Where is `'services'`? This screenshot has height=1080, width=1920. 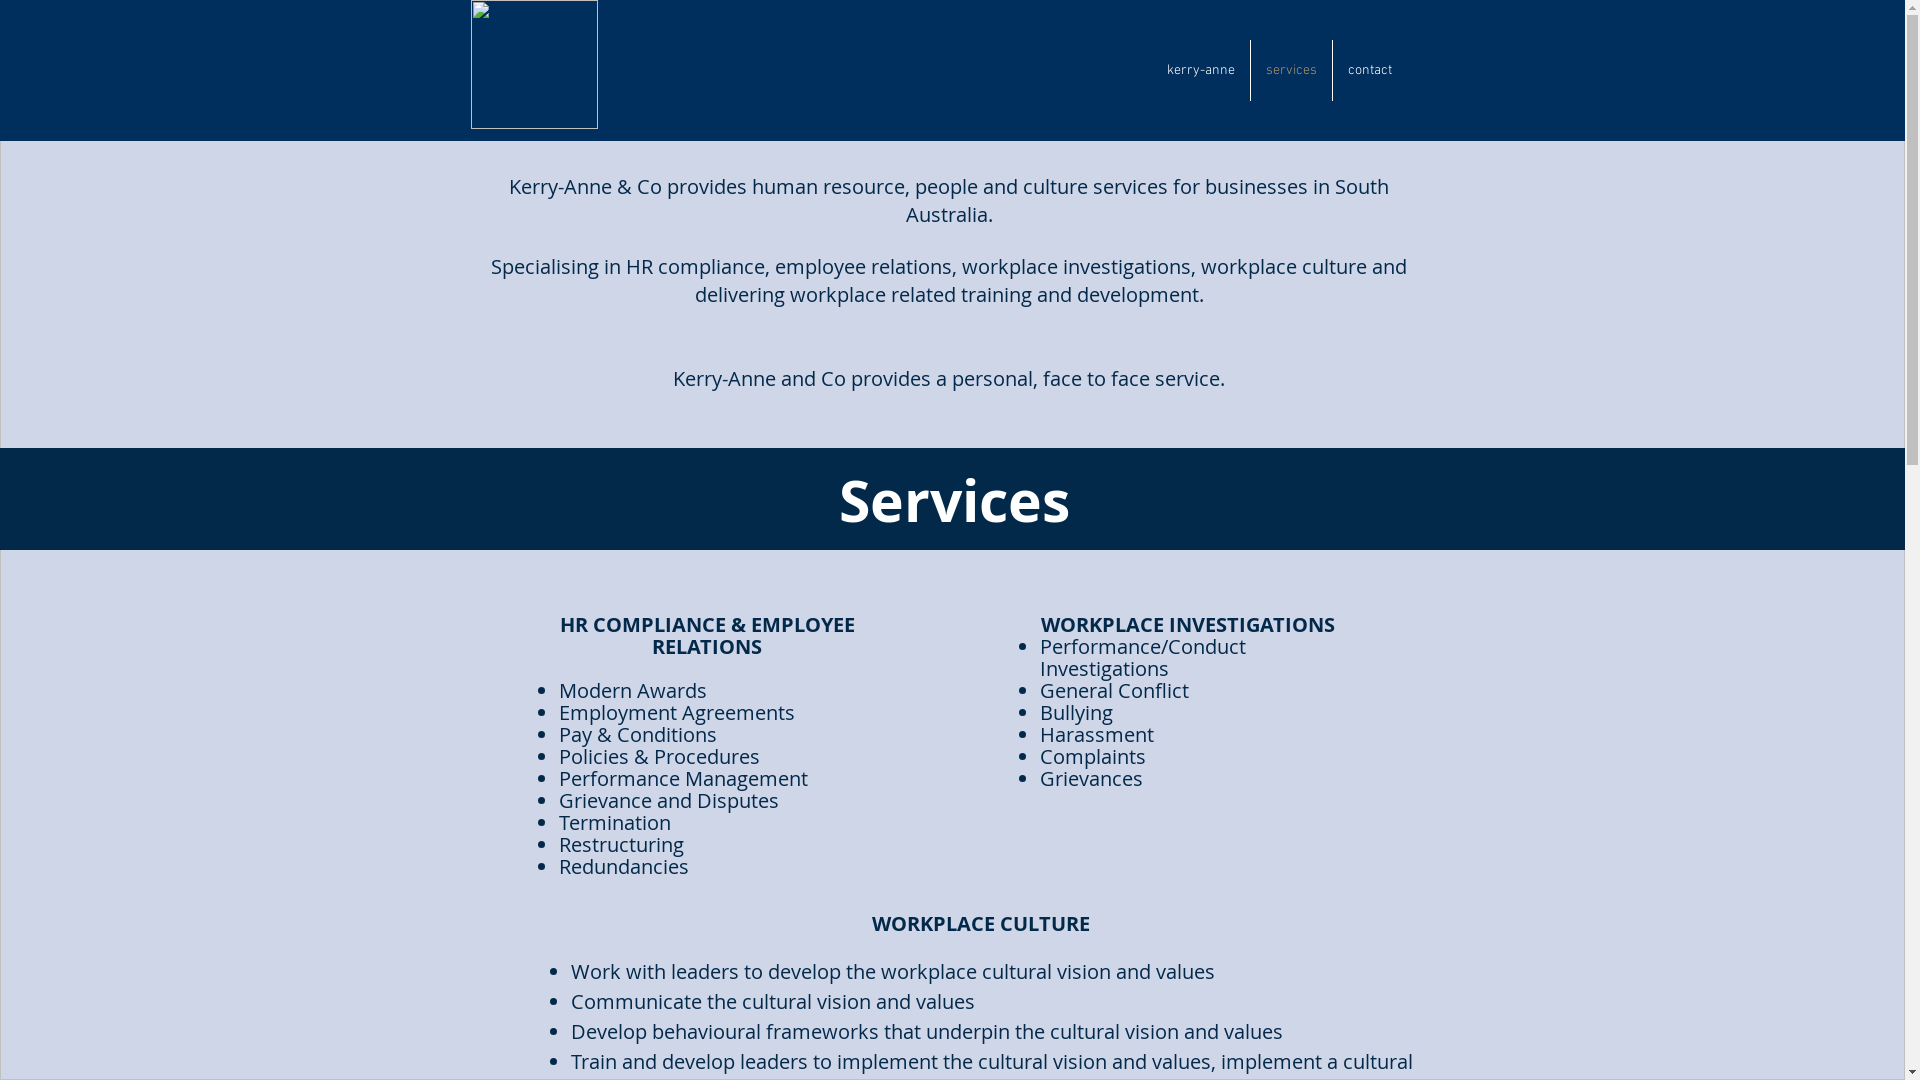 'services' is located at coordinates (1290, 69).